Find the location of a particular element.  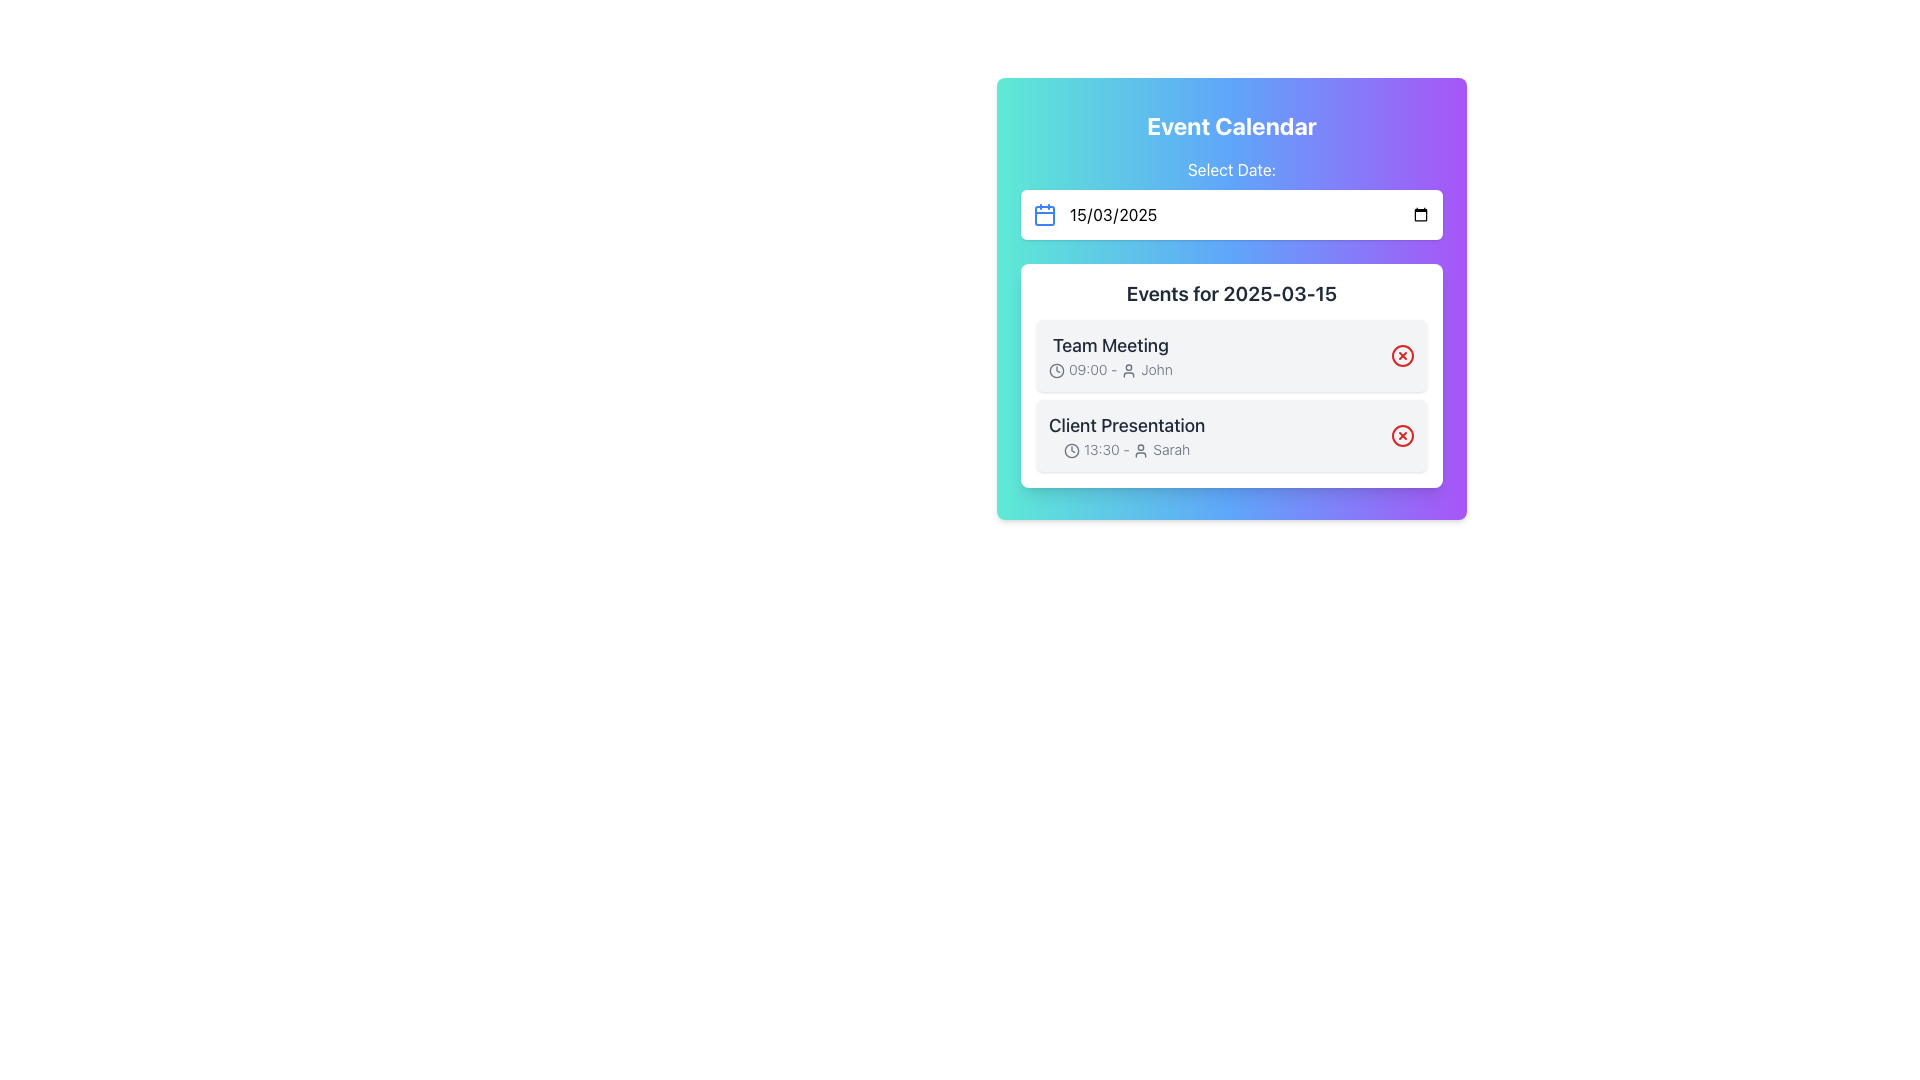

the user icon that visually represents 'John' for the event scheduled at 09:00, following the clock icon and aligned to the left of the text is located at coordinates (1129, 371).